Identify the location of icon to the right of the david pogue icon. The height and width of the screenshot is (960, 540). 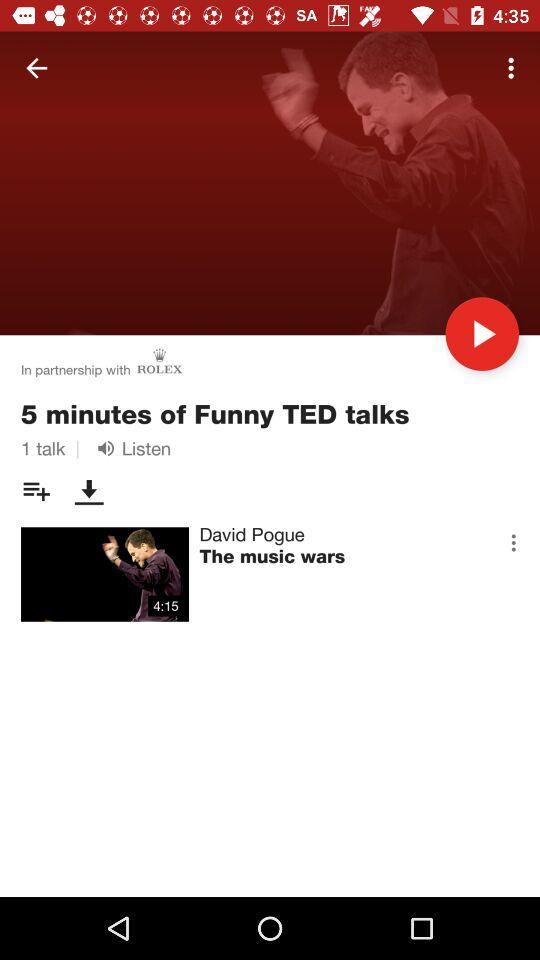
(513, 542).